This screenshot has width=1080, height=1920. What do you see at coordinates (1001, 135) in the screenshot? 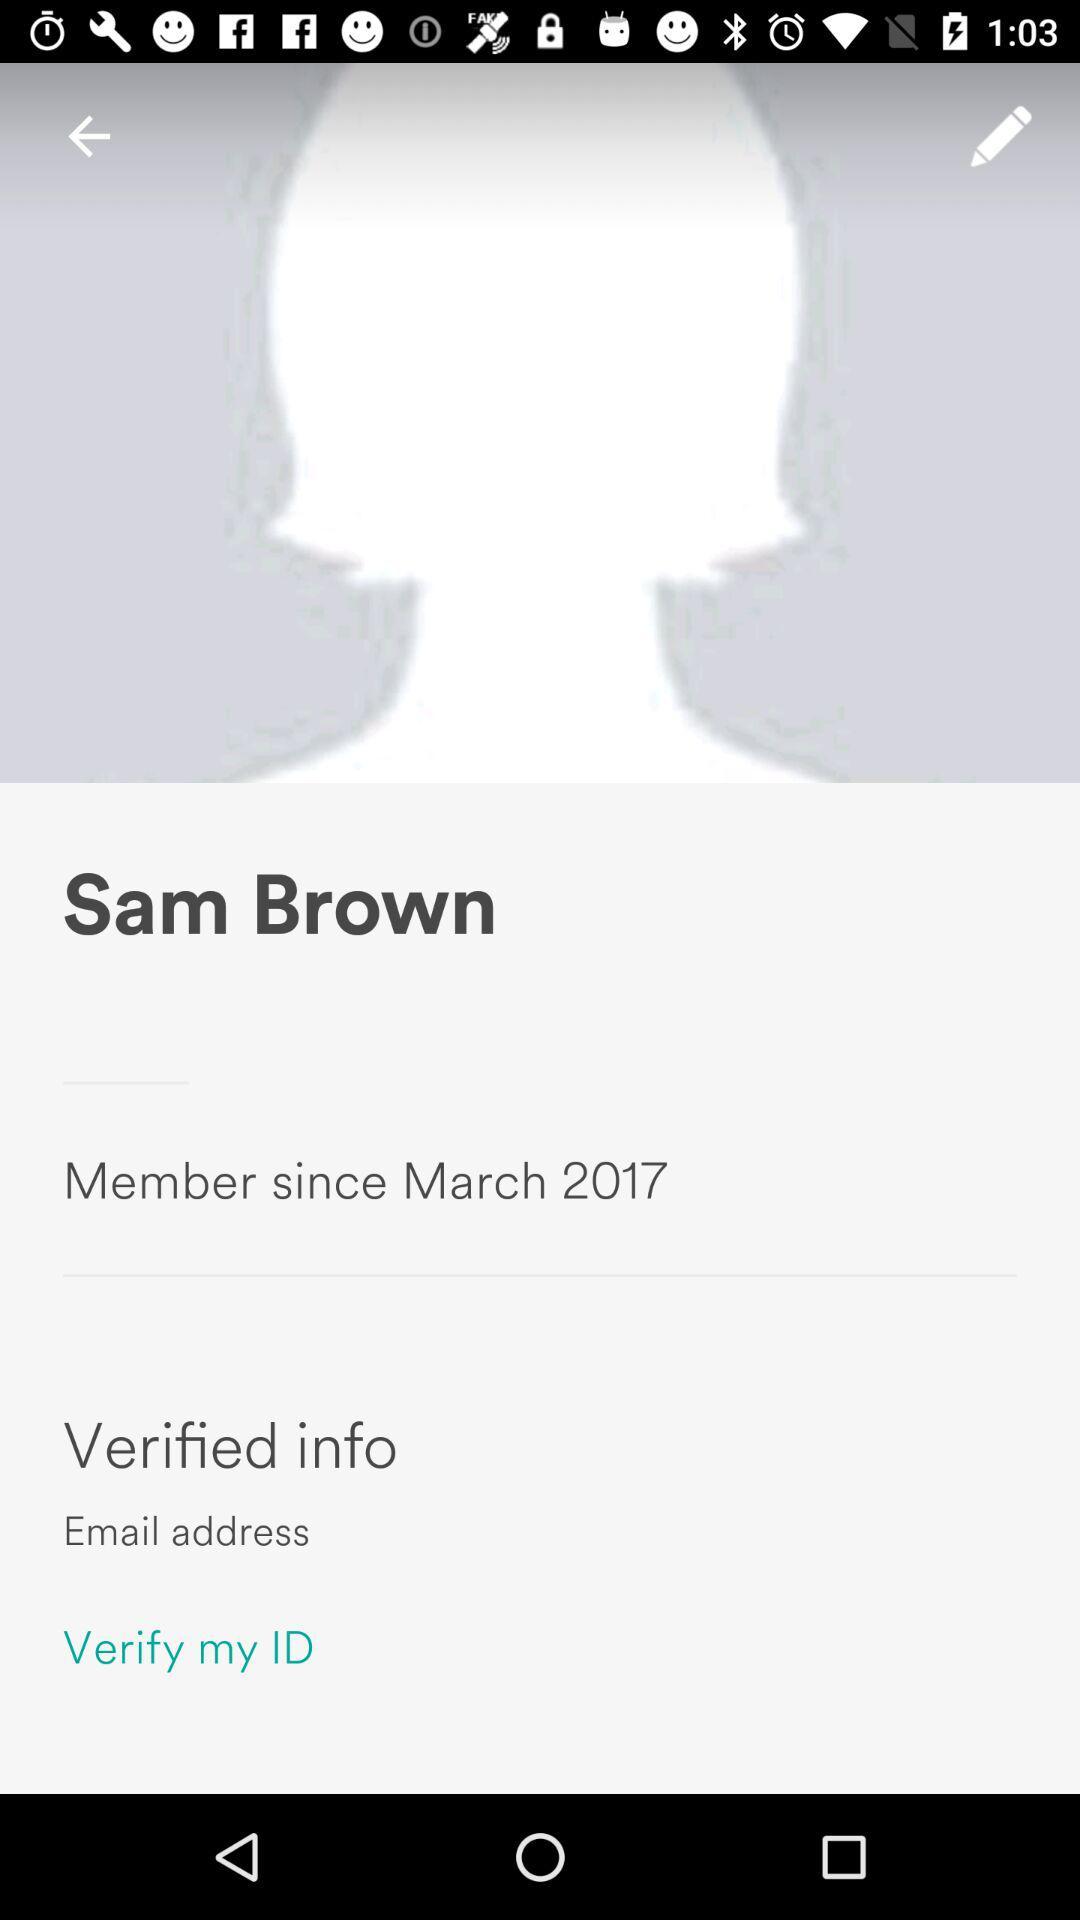
I see `the item above sam brown` at bounding box center [1001, 135].